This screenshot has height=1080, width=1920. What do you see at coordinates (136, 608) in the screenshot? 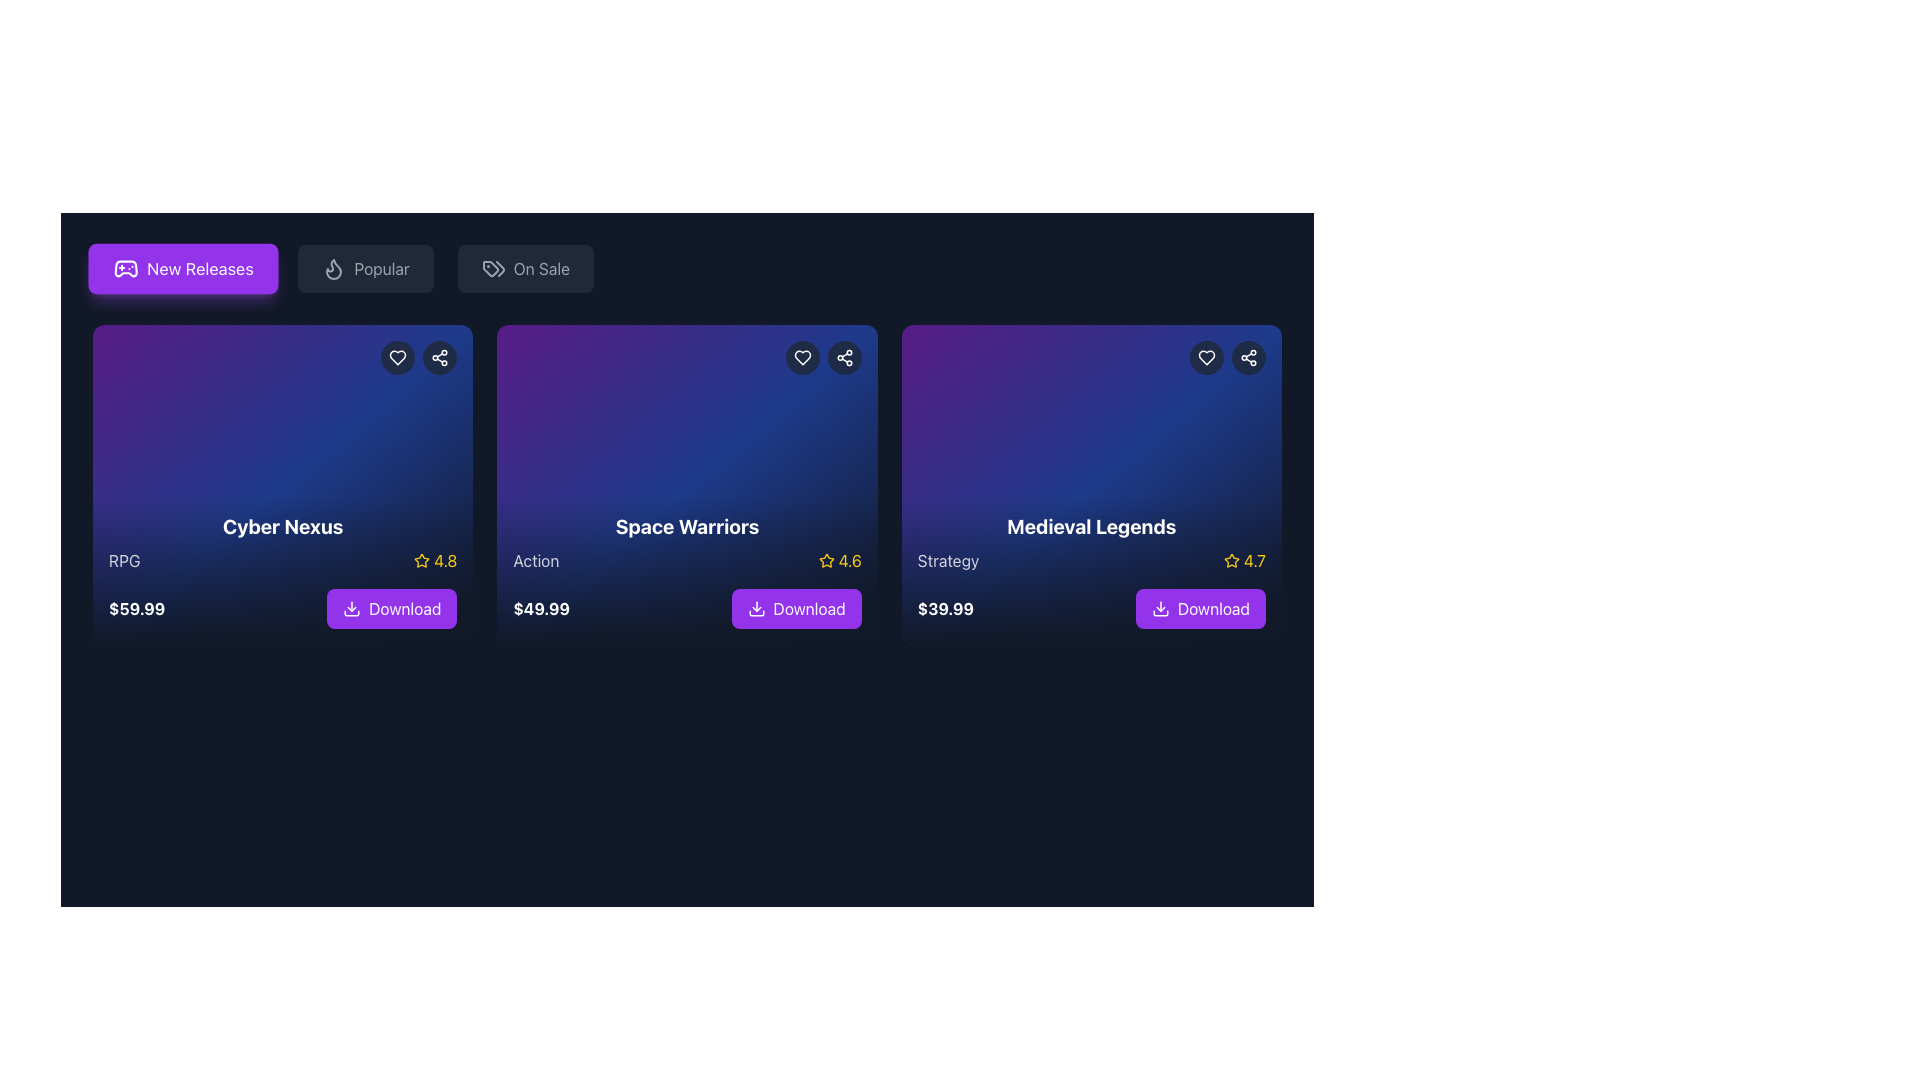
I see `the text label displaying the price '$59.99', which is located in the leftmost card titled 'Cyber Nexus' under the 'New Releases' section, near the bottom-left corner of the card, above the purple 'Download' button` at bounding box center [136, 608].